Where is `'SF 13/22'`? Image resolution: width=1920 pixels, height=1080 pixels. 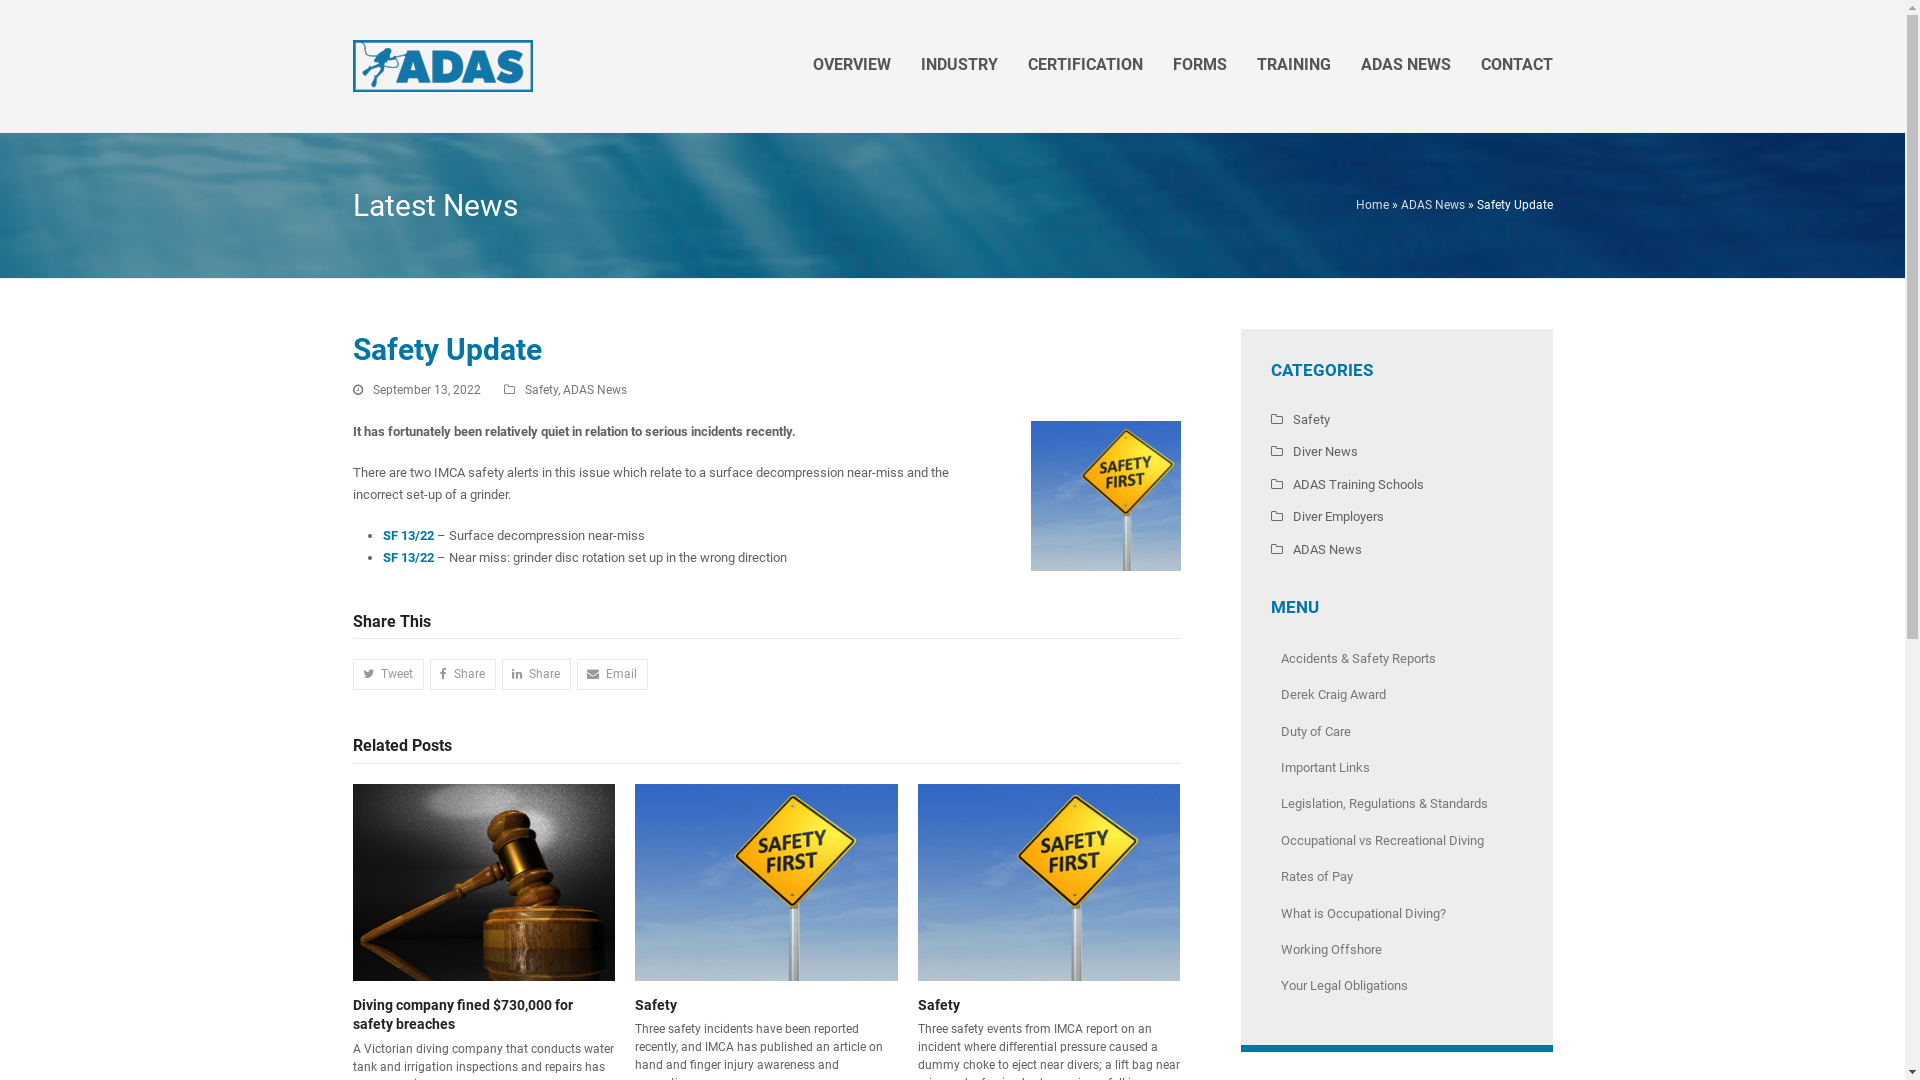
'SF 13/22' is located at coordinates (406, 557).